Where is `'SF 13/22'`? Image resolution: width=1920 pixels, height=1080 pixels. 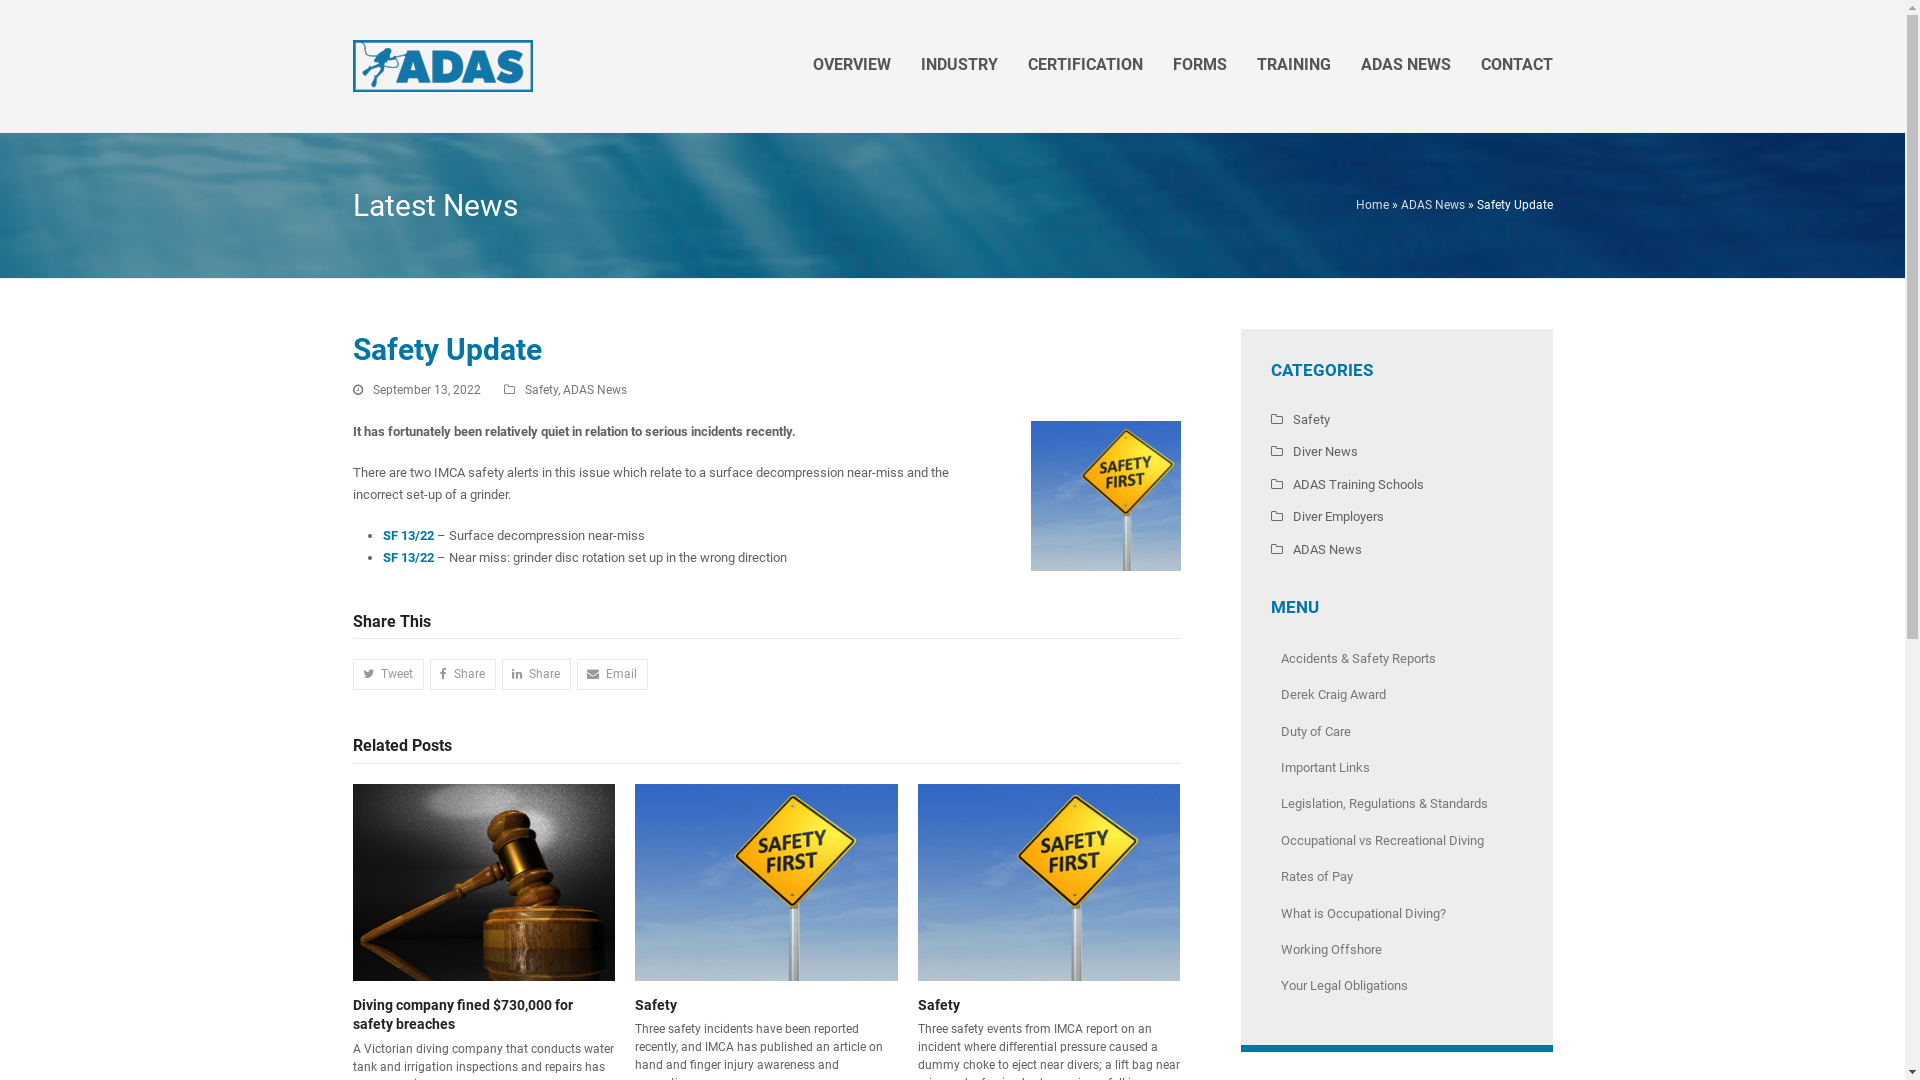
'SF 13/22' is located at coordinates (406, 557).